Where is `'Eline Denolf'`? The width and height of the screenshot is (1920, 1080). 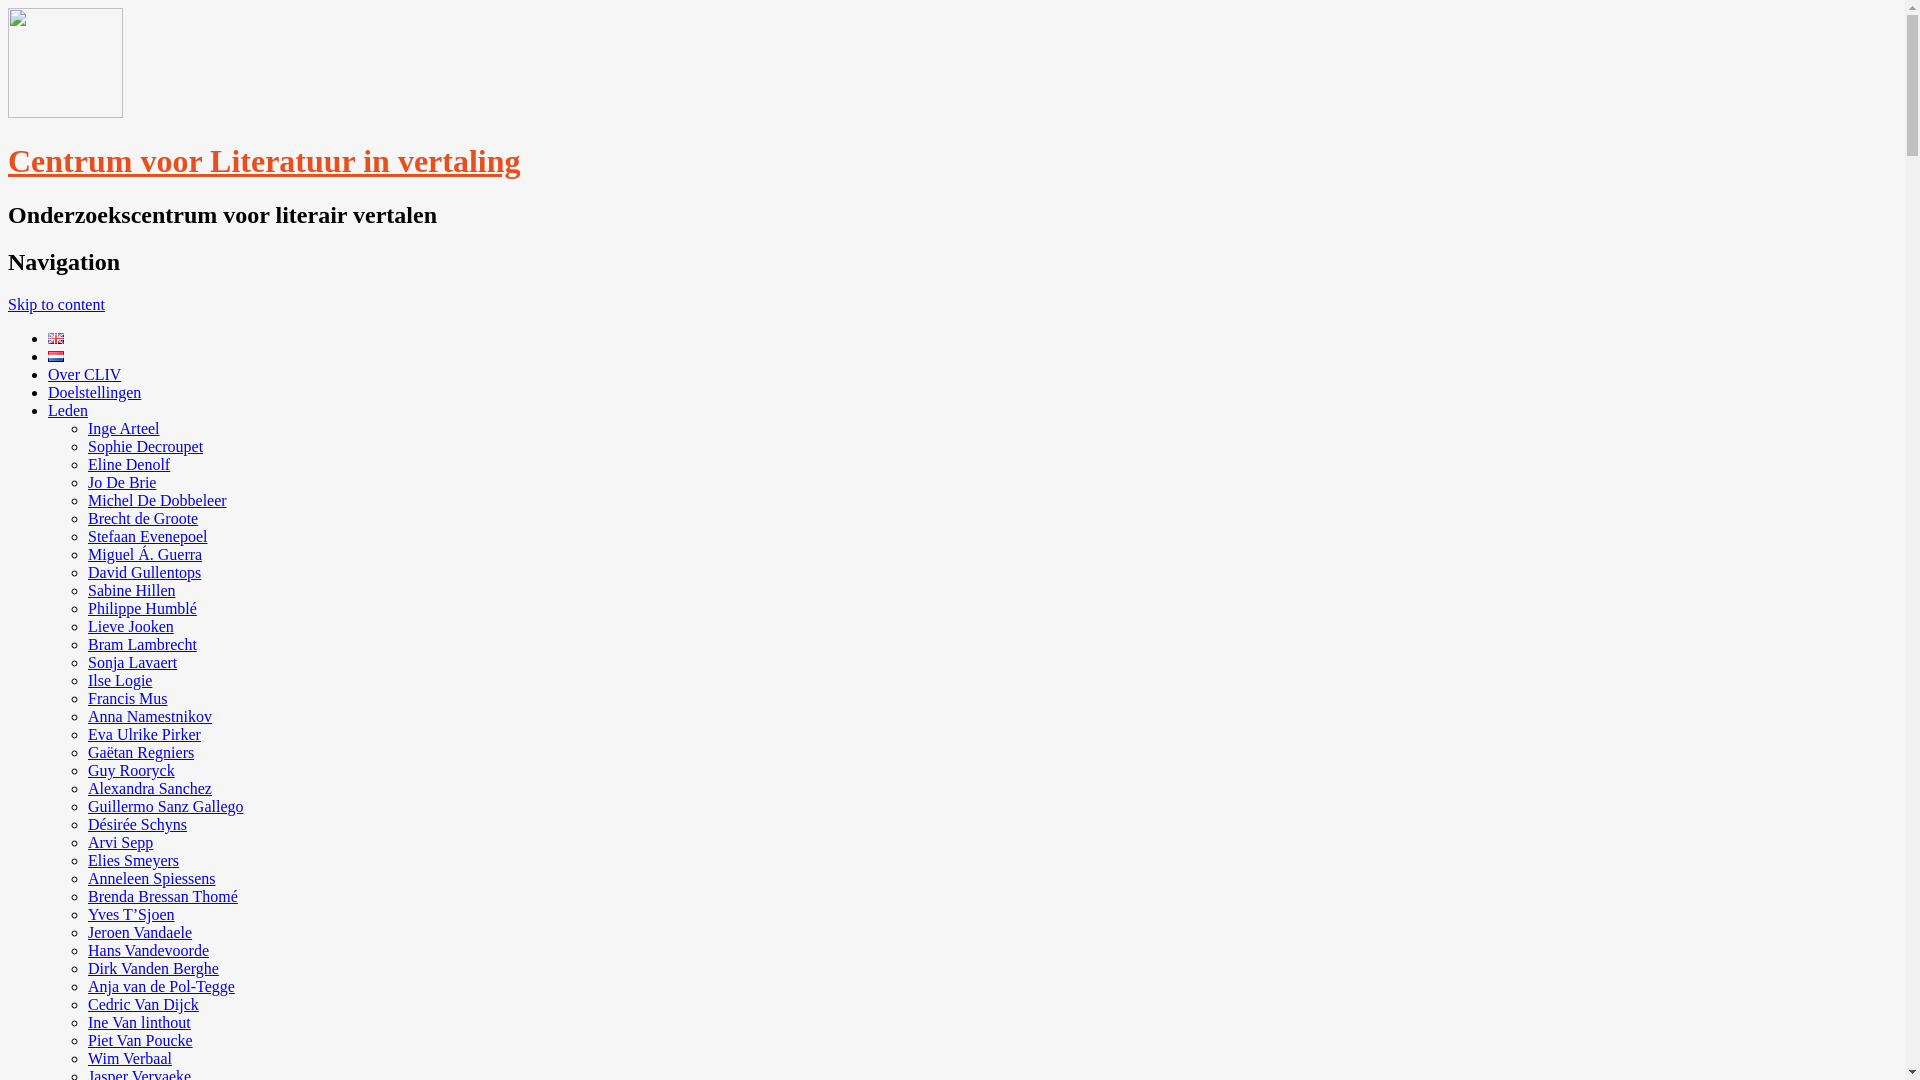 'Eline Denolf' is located at coordinates (128, 464).